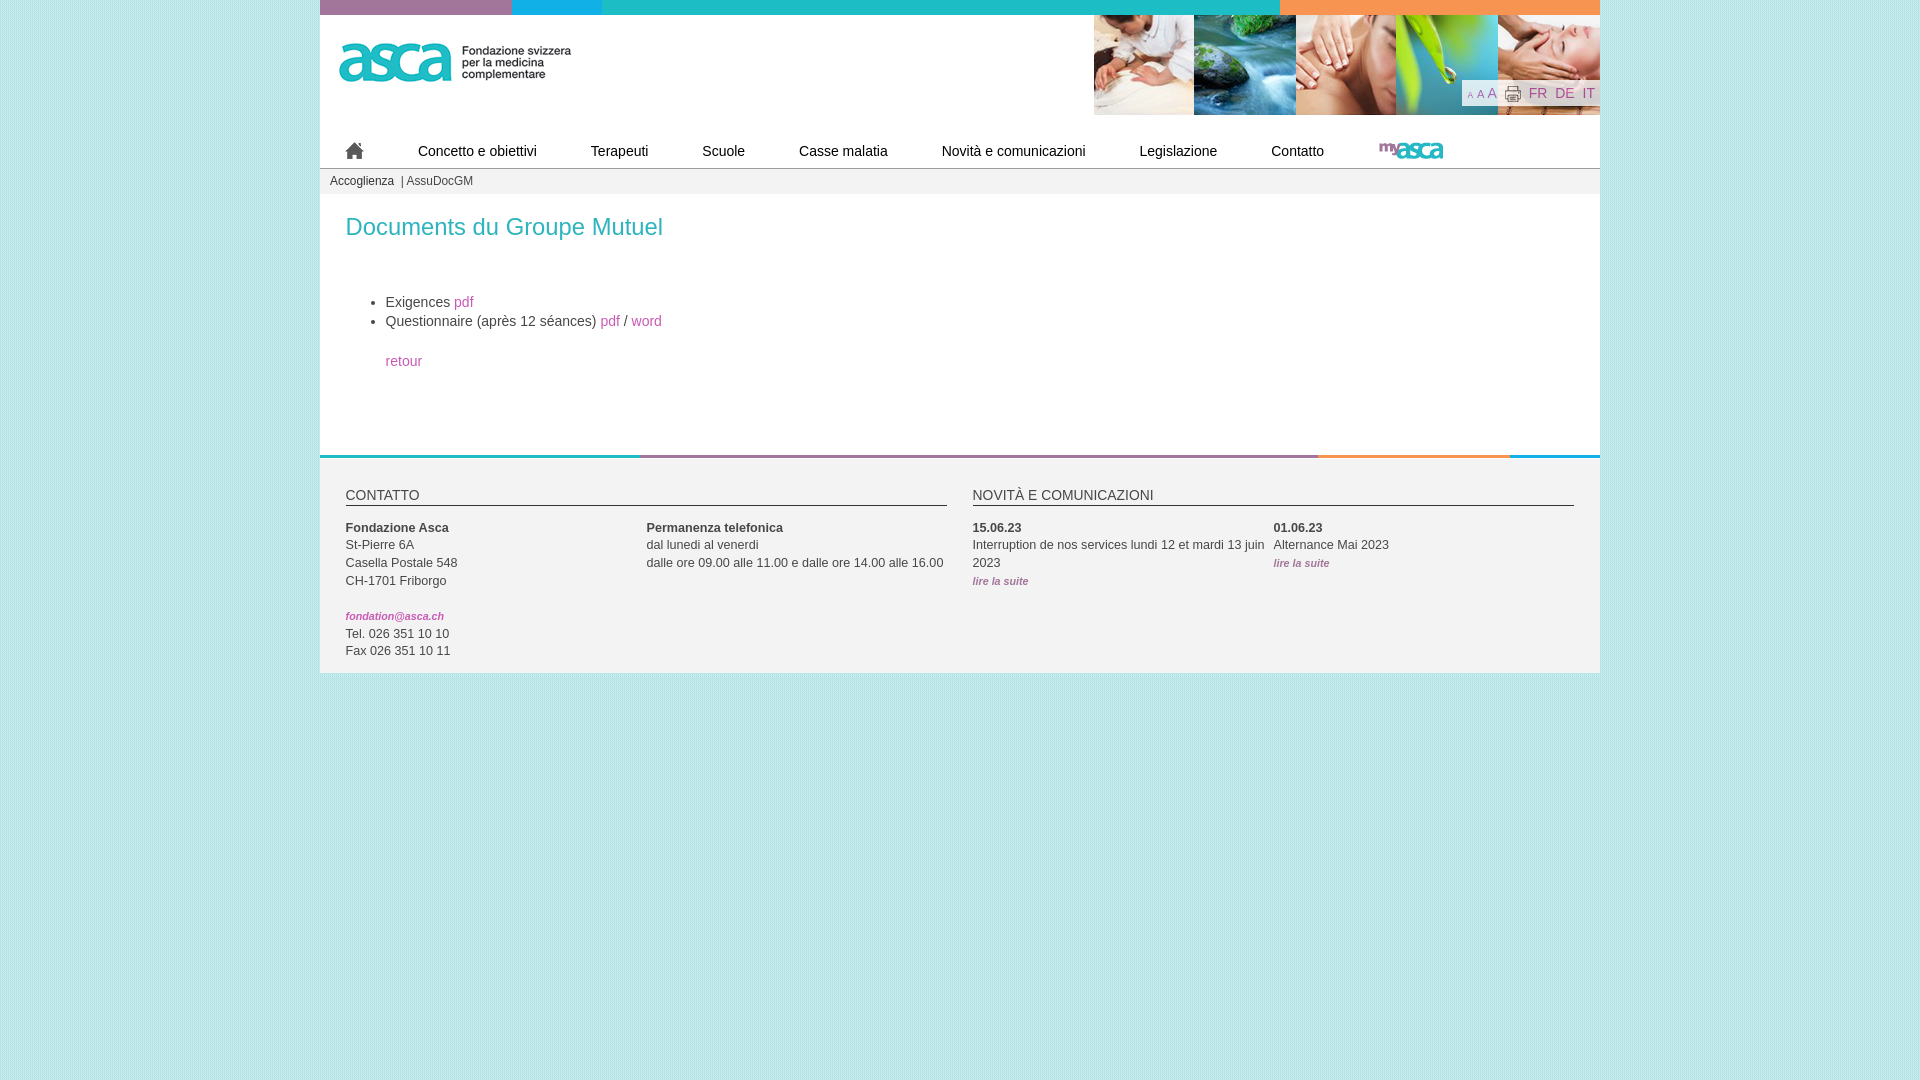 This screenshot has width=1920, height=1080. Describe the element at coordinates (1563, 92) in the screenshot. I see `'DE'` at that location.